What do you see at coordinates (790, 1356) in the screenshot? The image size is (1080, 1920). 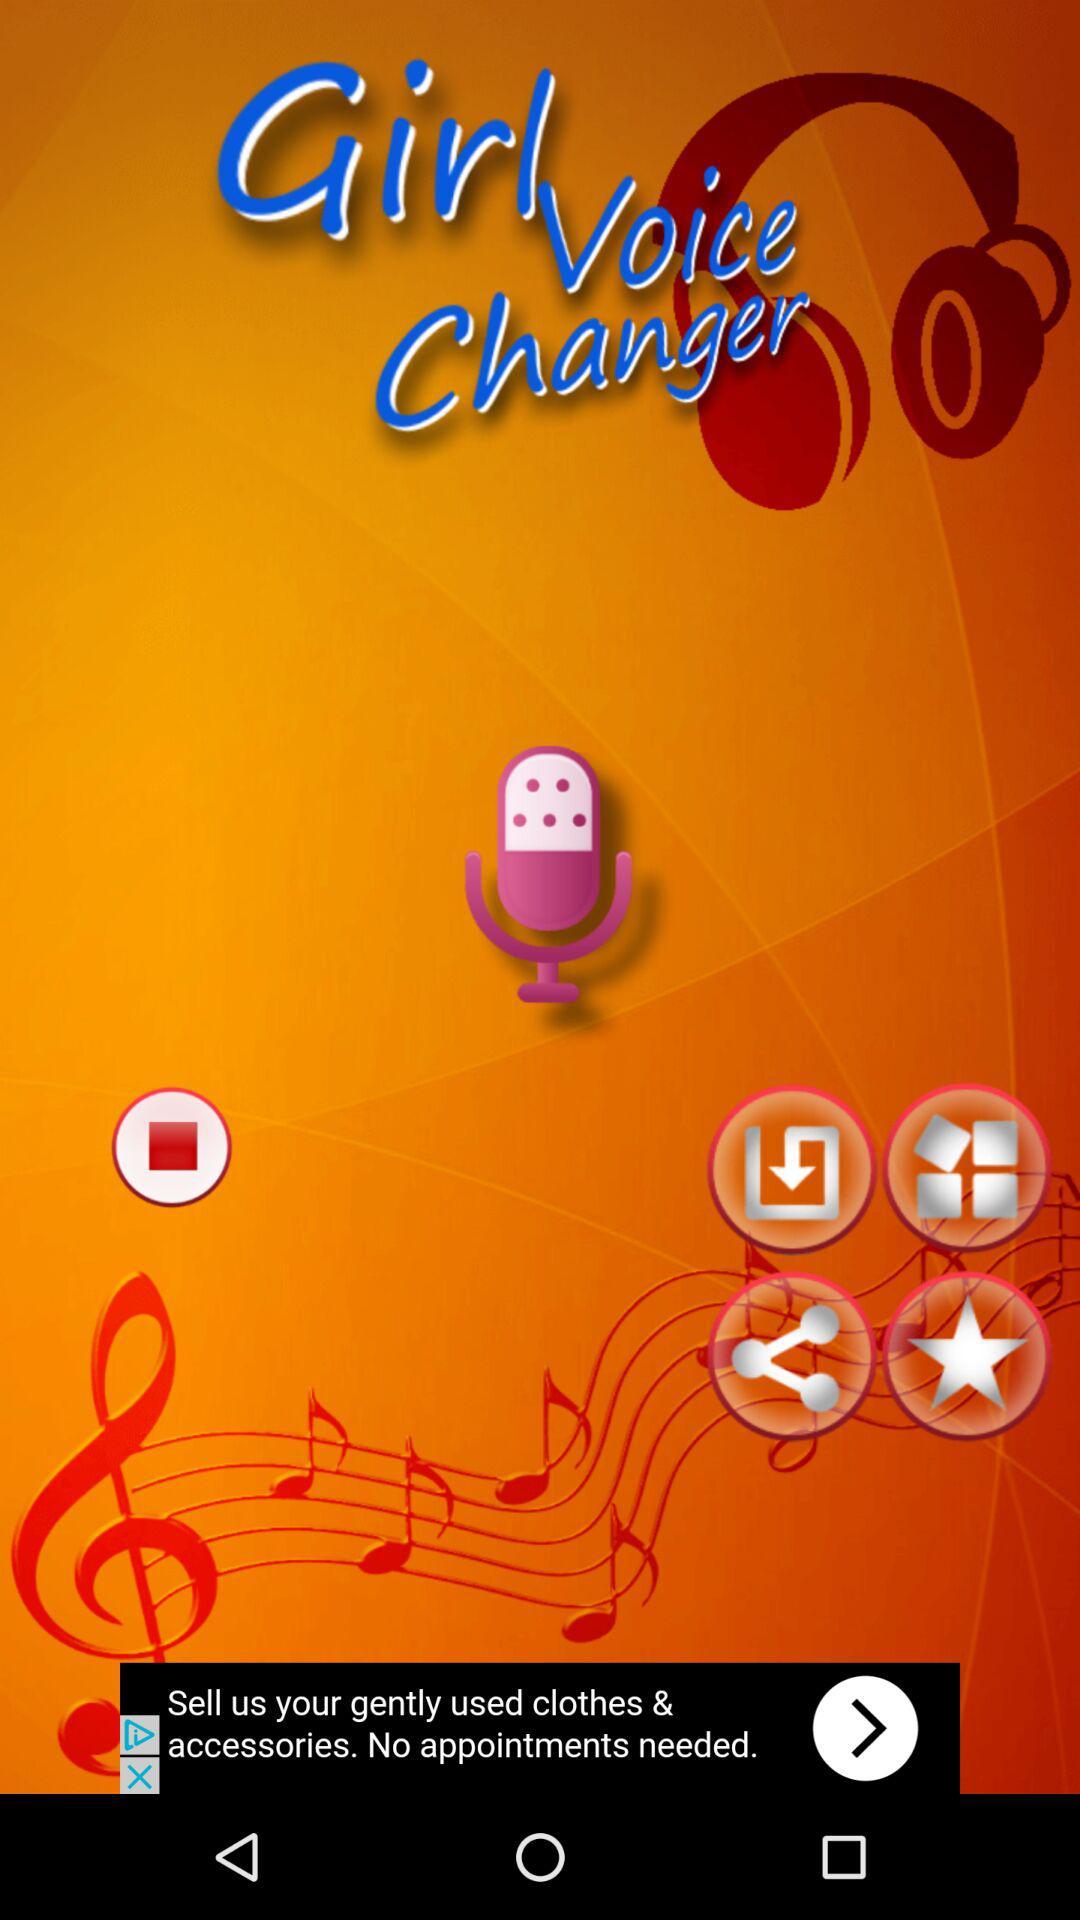 I see `share to site` at bounding box center [790, 1356].